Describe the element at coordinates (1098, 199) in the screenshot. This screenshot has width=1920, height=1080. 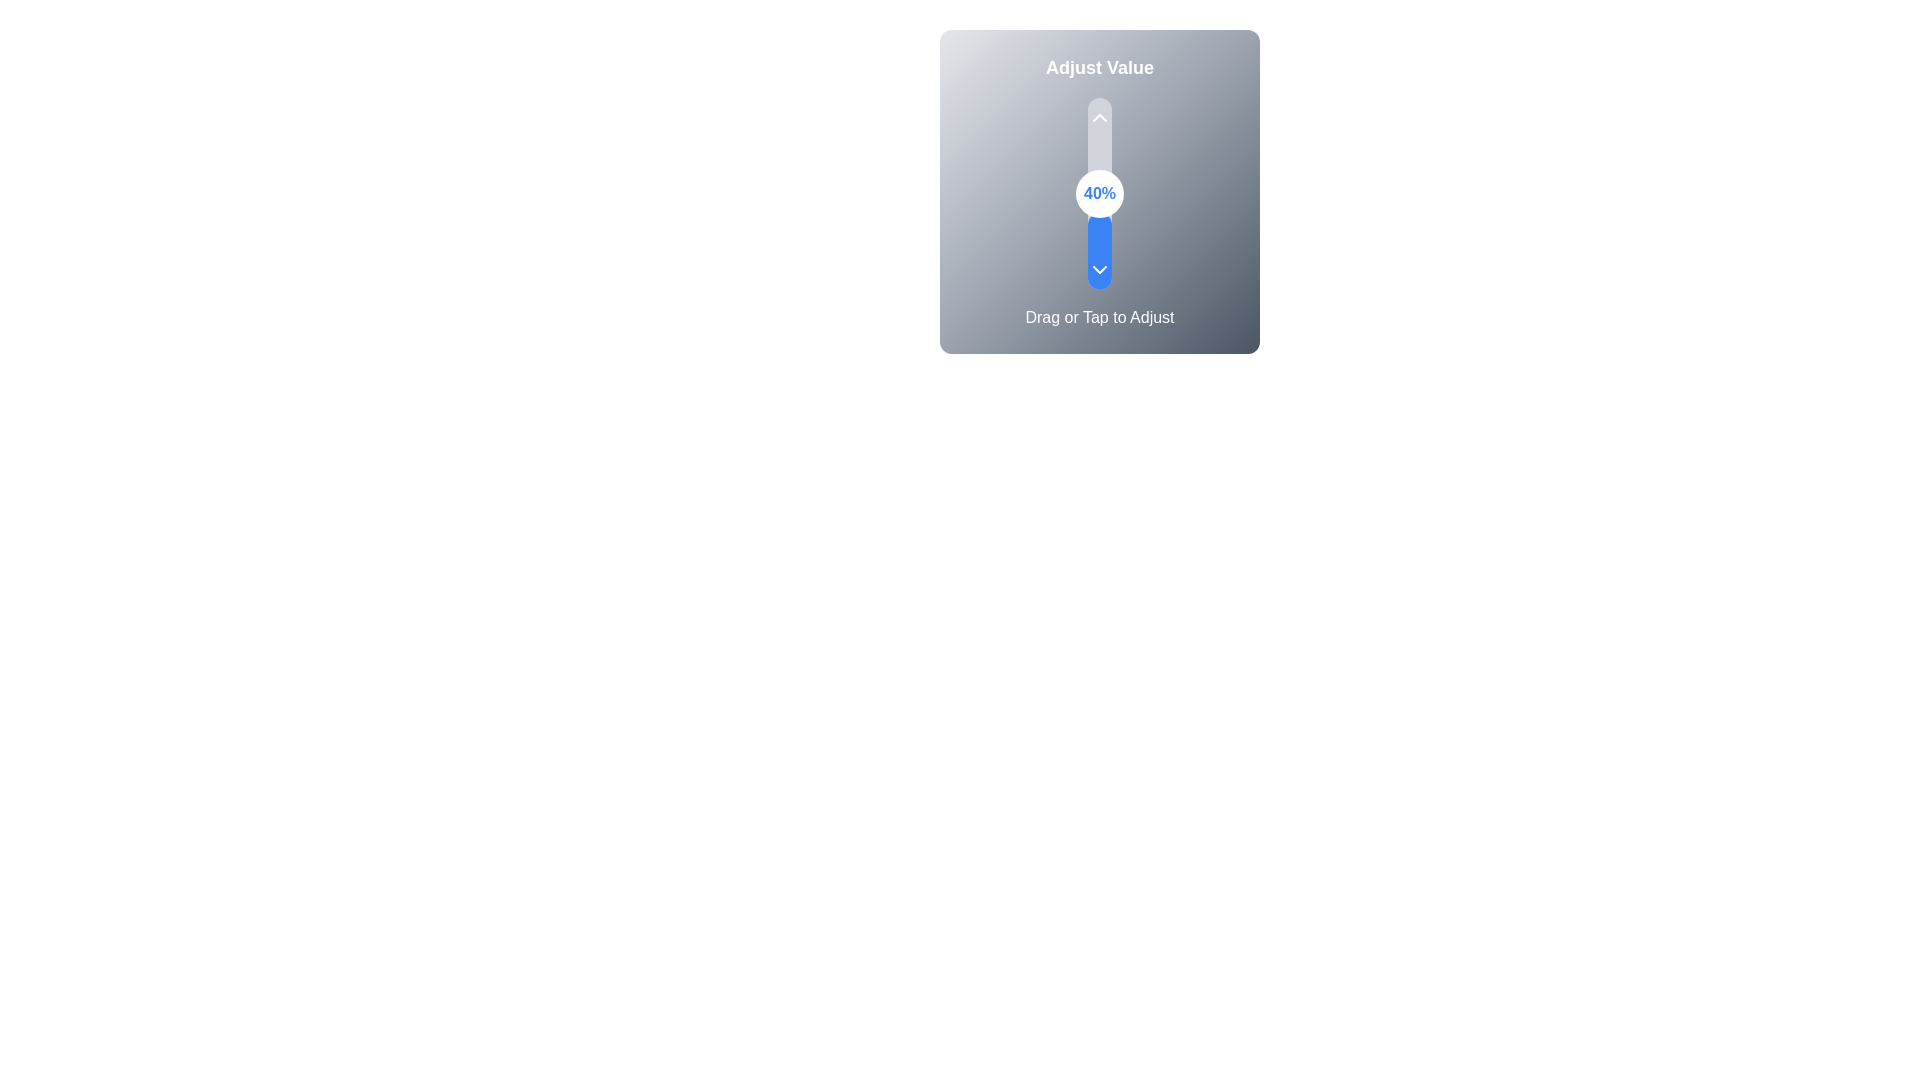
I see `the slider value` at that location.